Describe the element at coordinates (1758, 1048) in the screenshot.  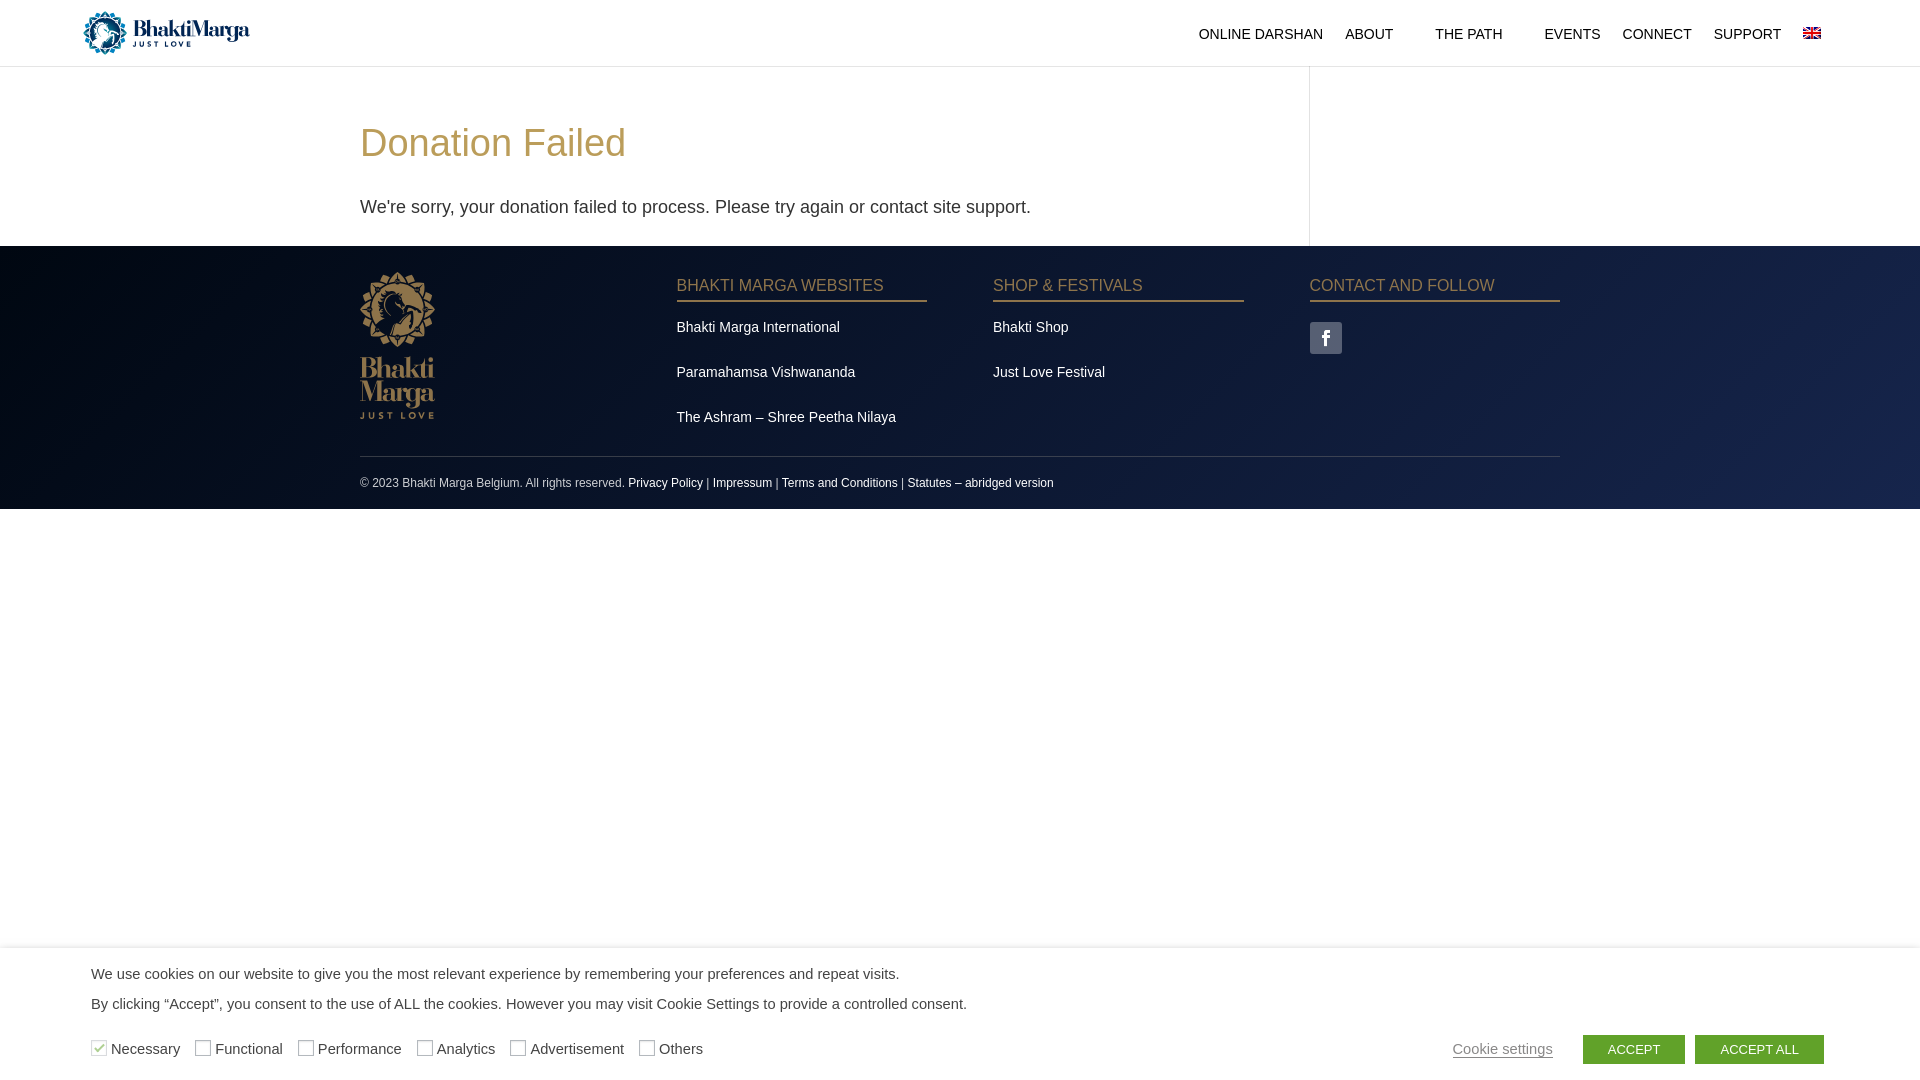
I see `'ACCEPT ALL'` at that location.